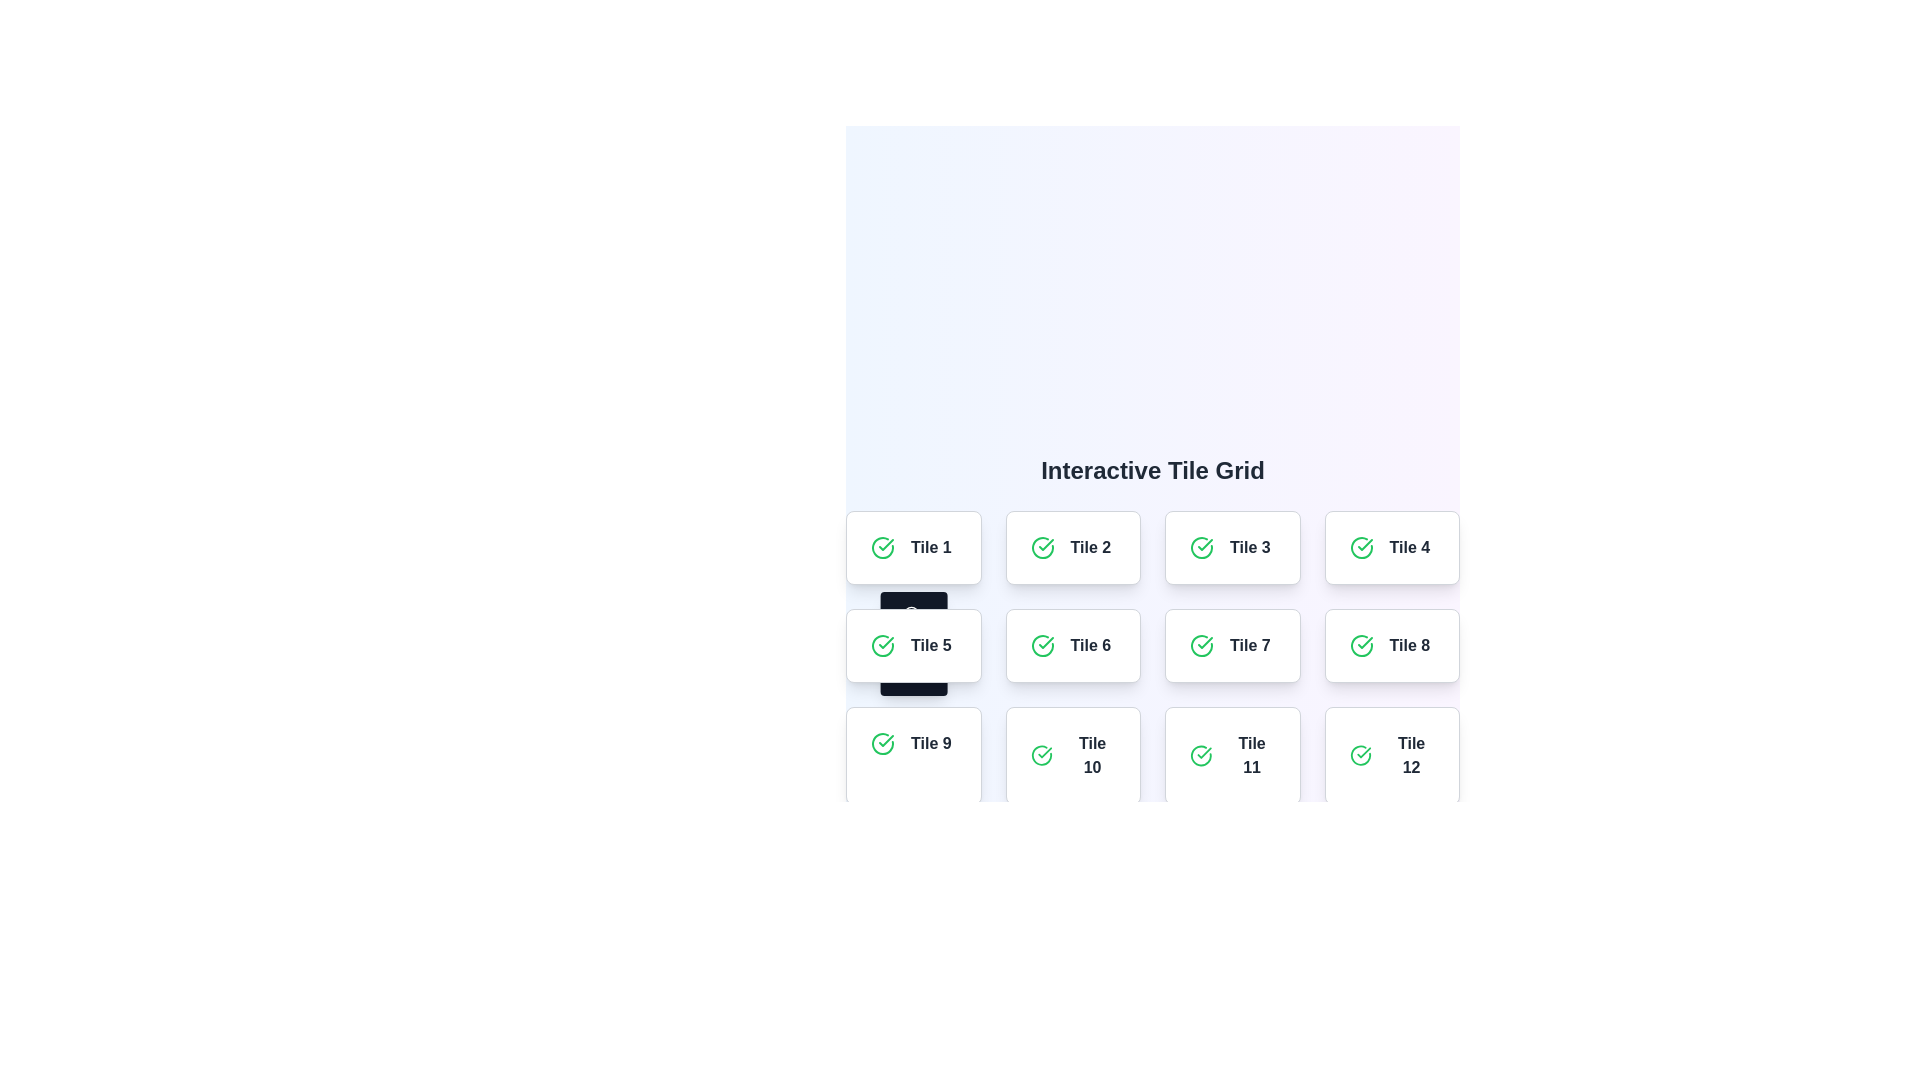 Image resolution: width=1920 pixels, height=1080 pixels. Describe the element at coordinates (1360, 645) in the screenshot. I see `the status represented by the Graphical Icon (SVG) associated with 'Tile 8', which is part of a circular icon structure featuring a checkmark` at that location.